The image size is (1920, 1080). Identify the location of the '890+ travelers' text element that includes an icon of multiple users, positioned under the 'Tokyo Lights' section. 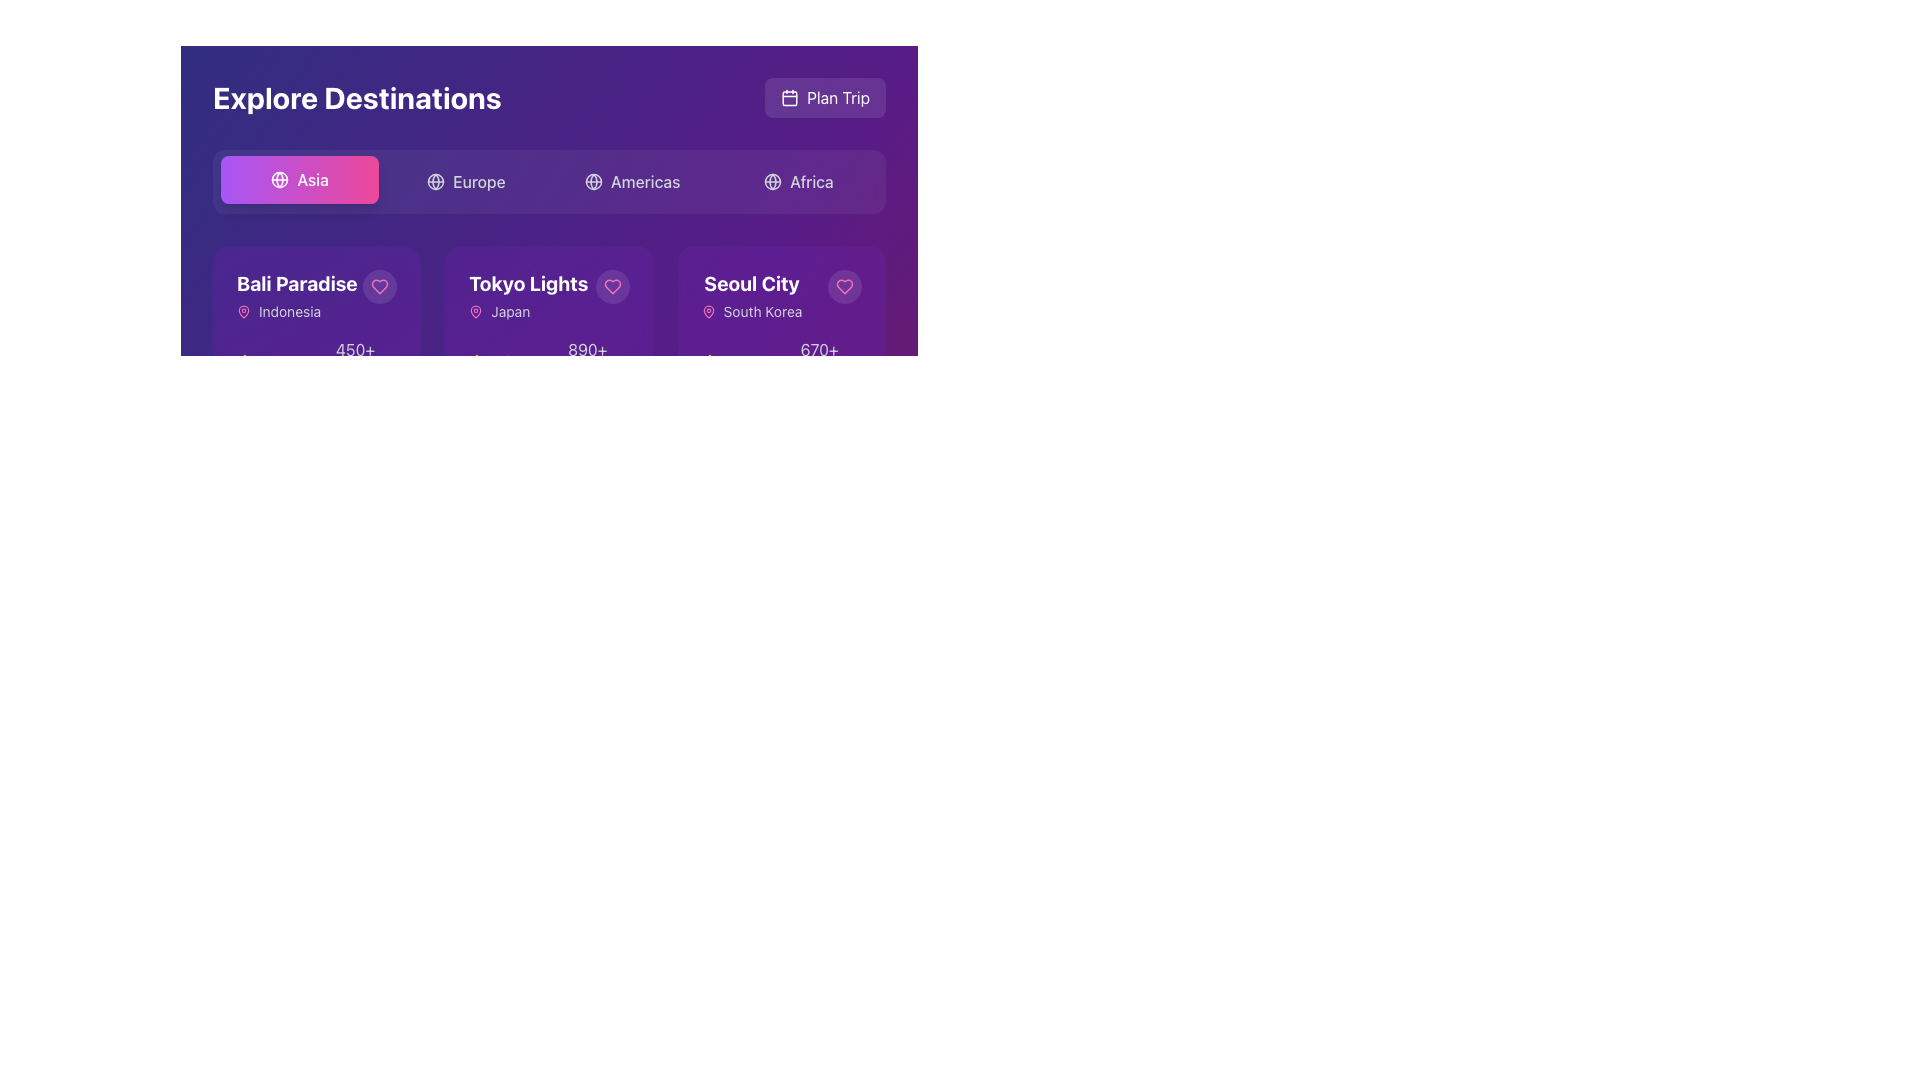
(578, 362).